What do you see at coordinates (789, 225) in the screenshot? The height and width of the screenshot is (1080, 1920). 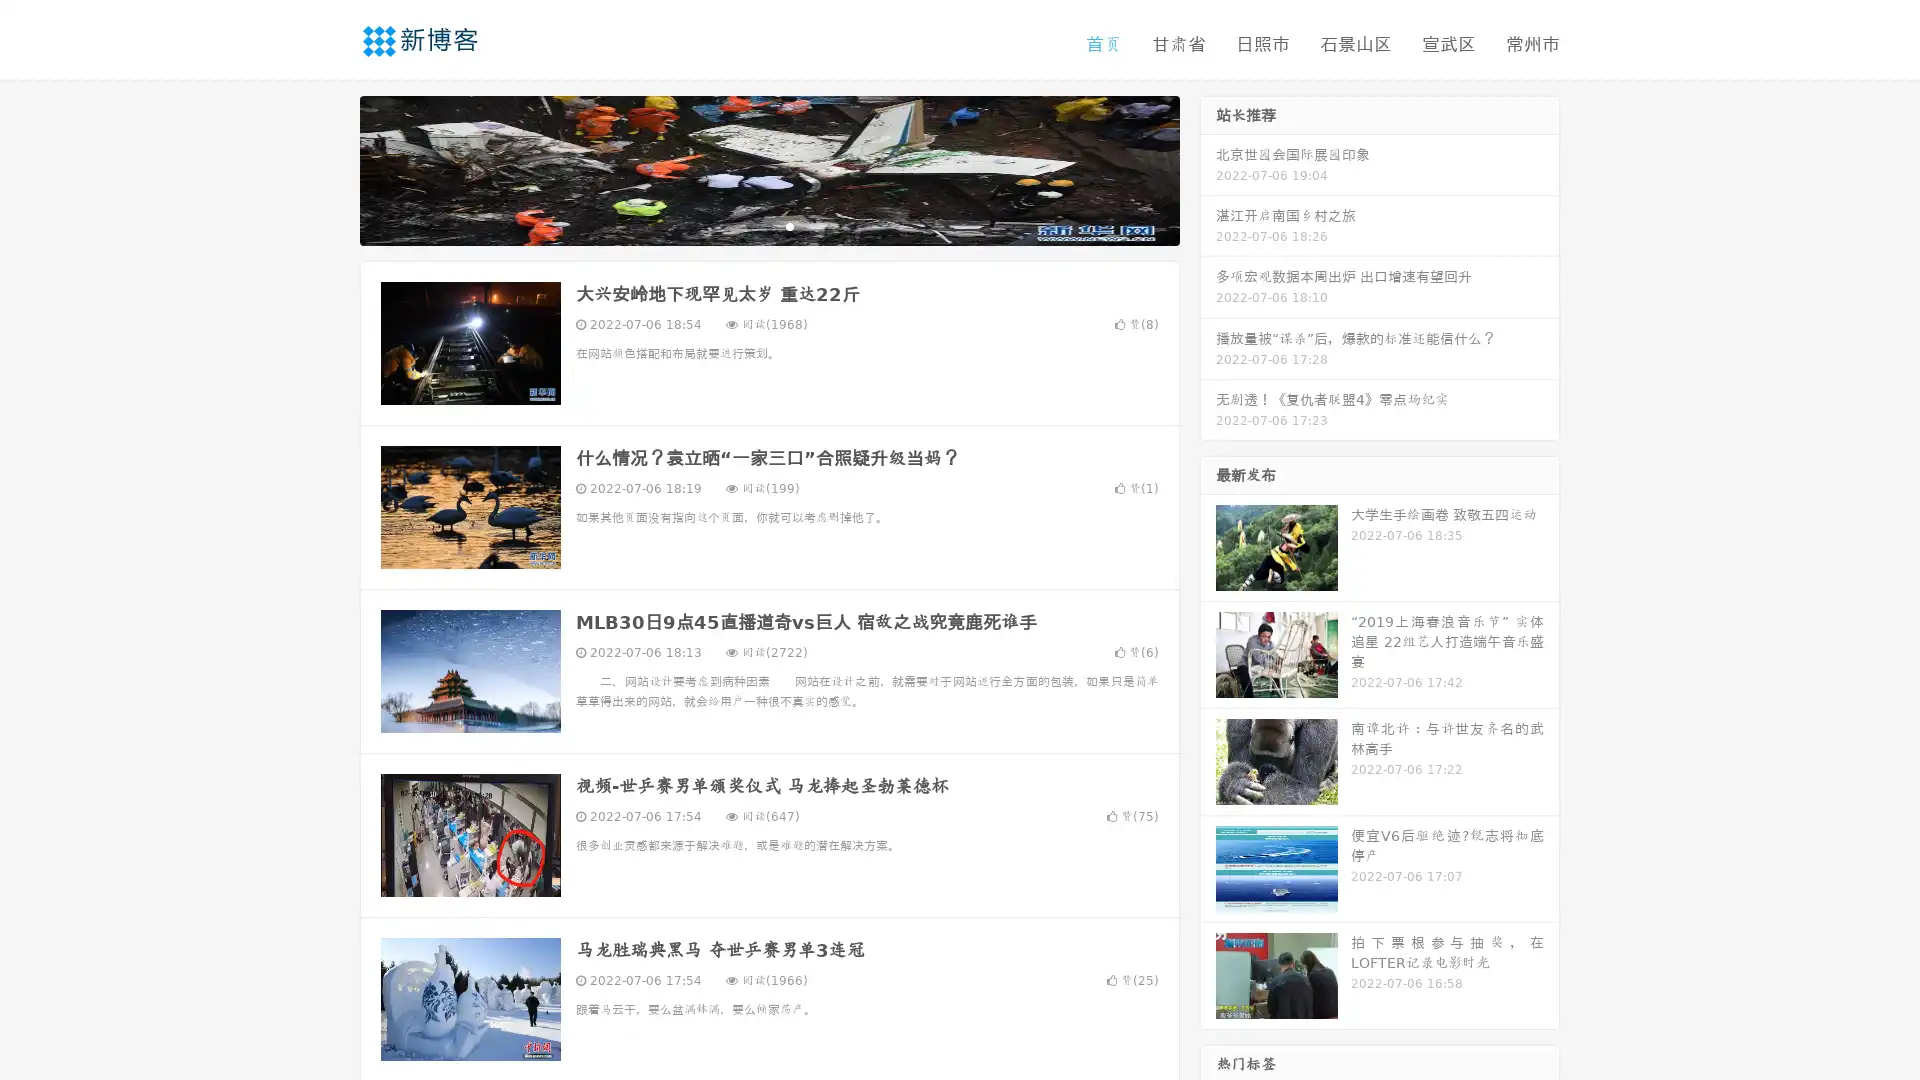 I see `Go to slide 3` at bounding box center [789, 225].